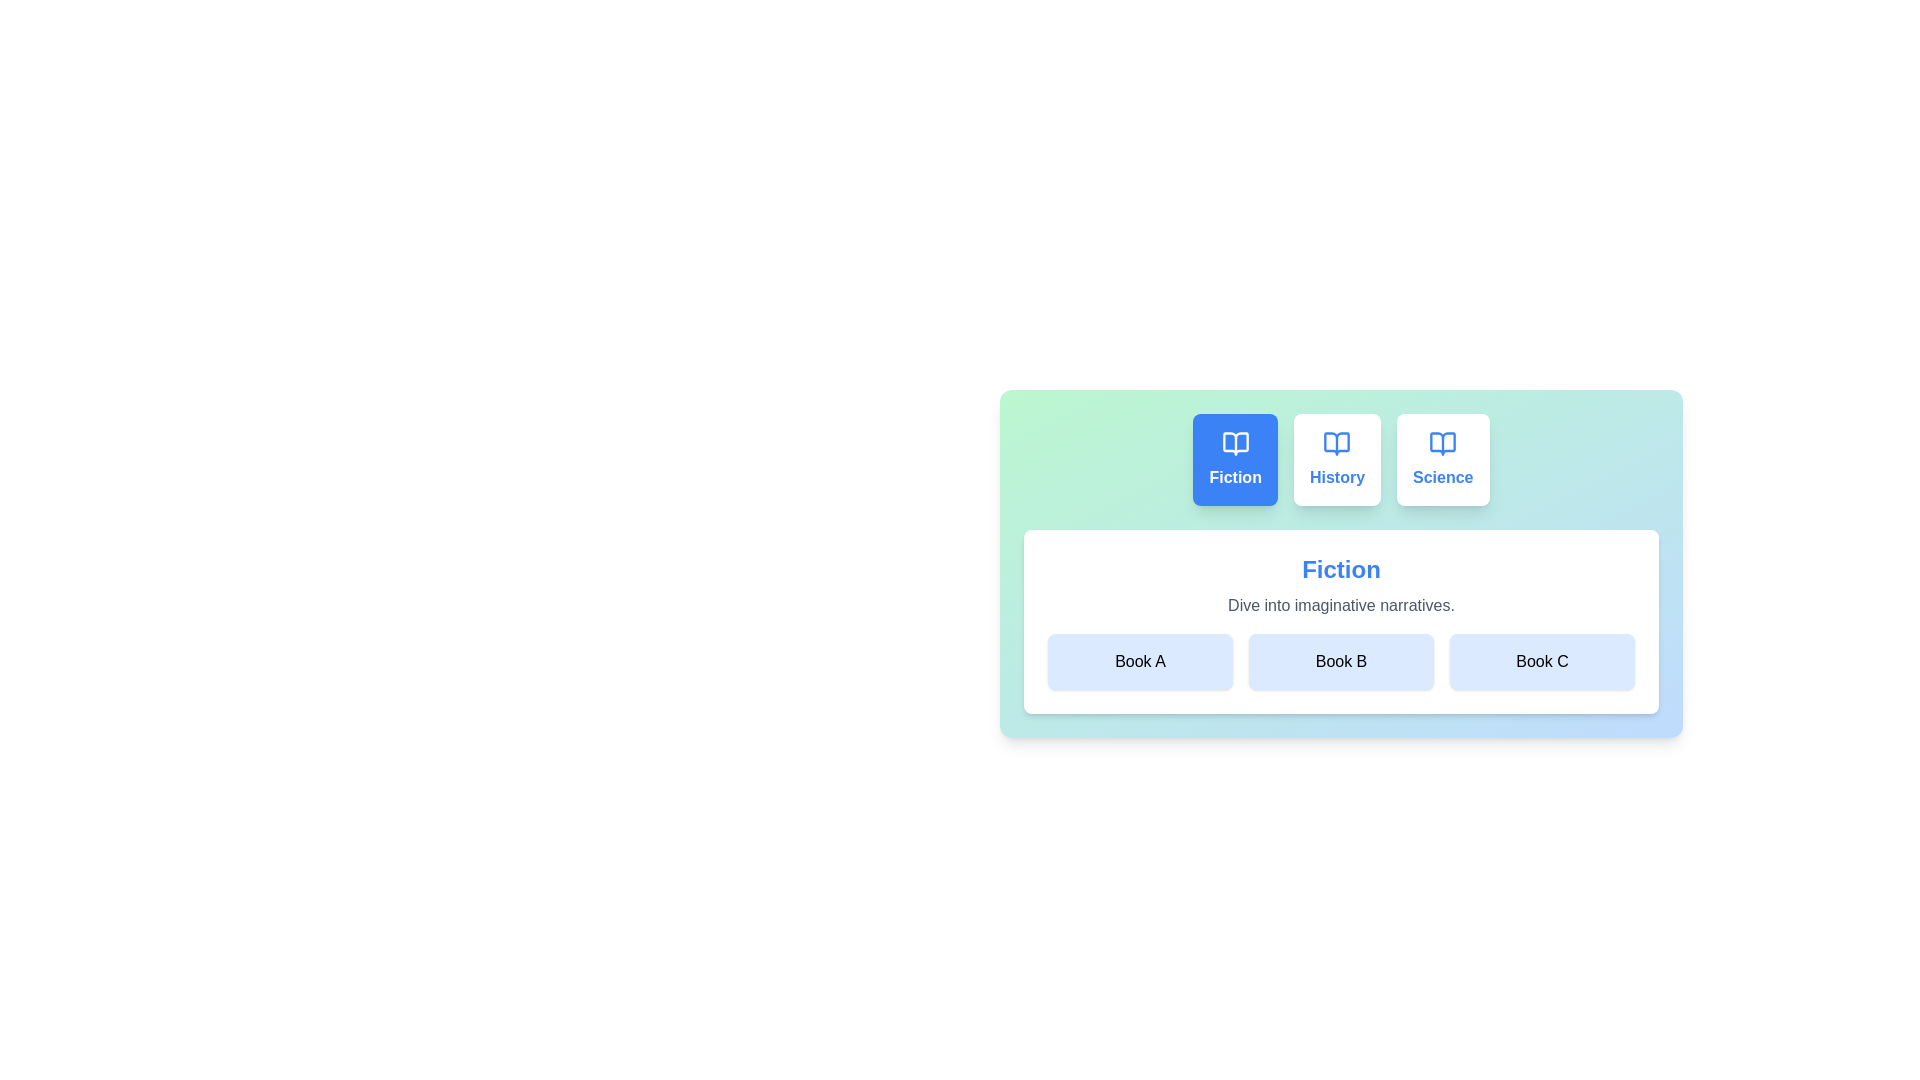 The image size is (1920, 1080). Describe the element at coordinates (1443, 459) in the screenshot. I see `the Science tab to view its books and description` at that location.